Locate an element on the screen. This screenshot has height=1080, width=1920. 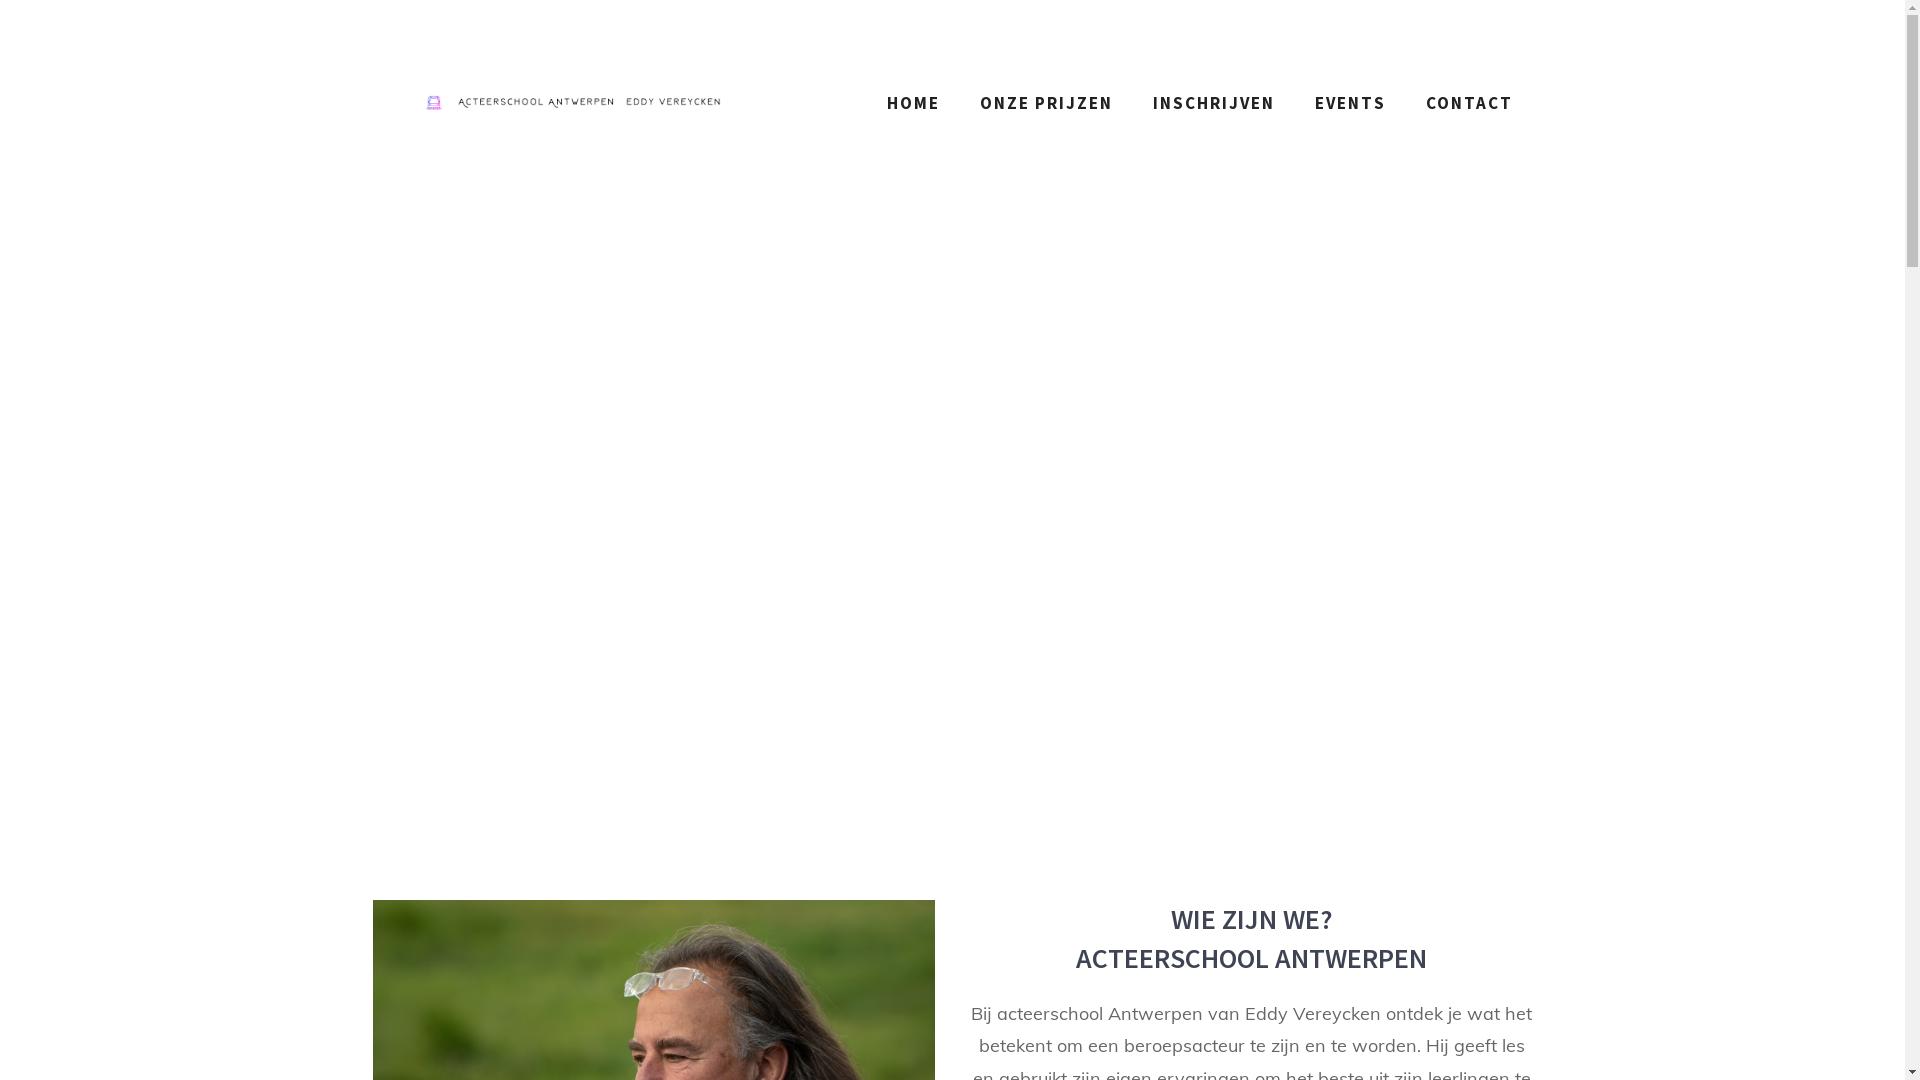
'INSCHRIJVEN' is located at coordinates (1212, 103).